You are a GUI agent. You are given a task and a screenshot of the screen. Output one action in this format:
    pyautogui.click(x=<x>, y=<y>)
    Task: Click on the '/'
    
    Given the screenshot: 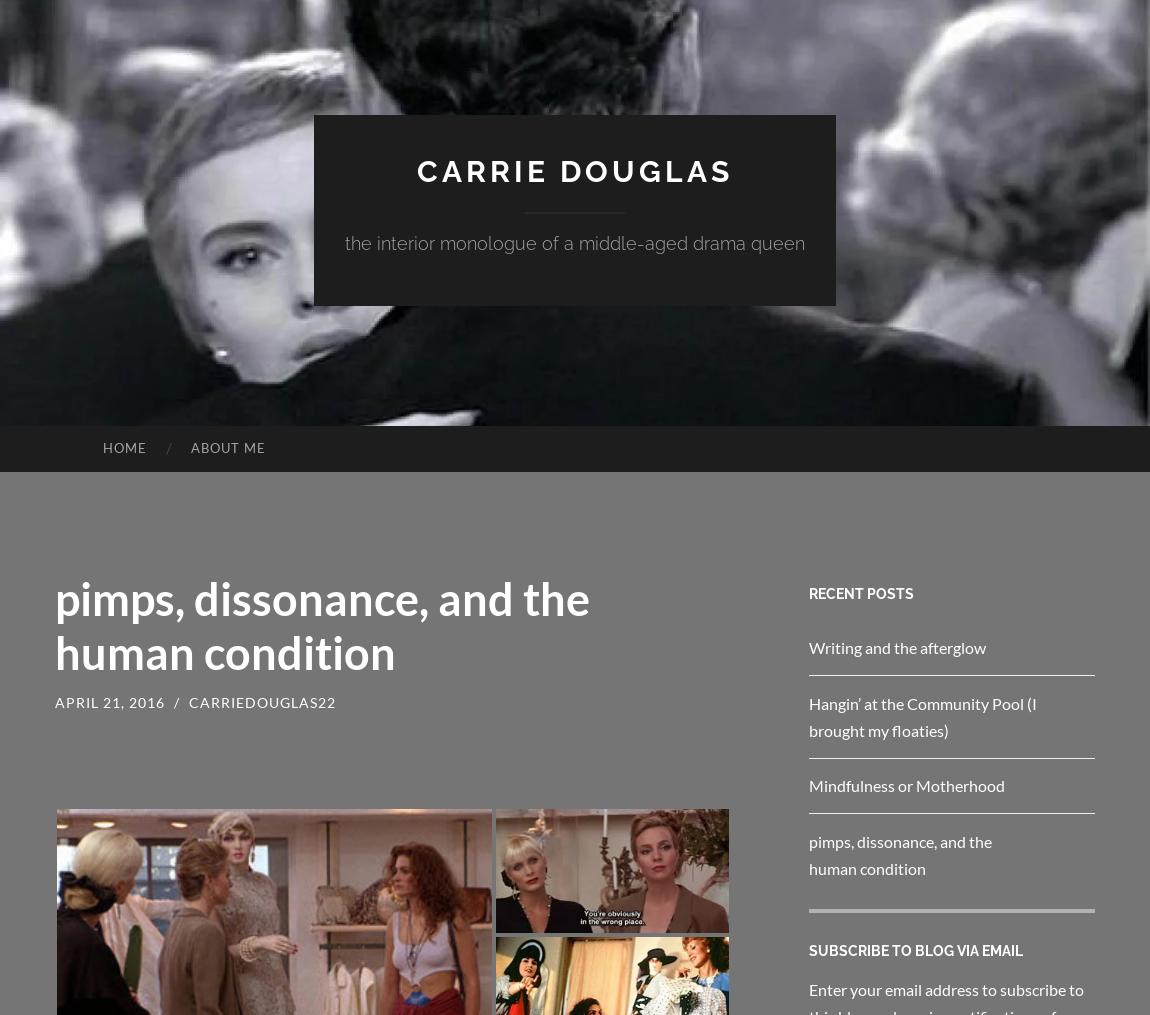 What is the action you would take?
    pyautogui.click(x=175, y=702)
    